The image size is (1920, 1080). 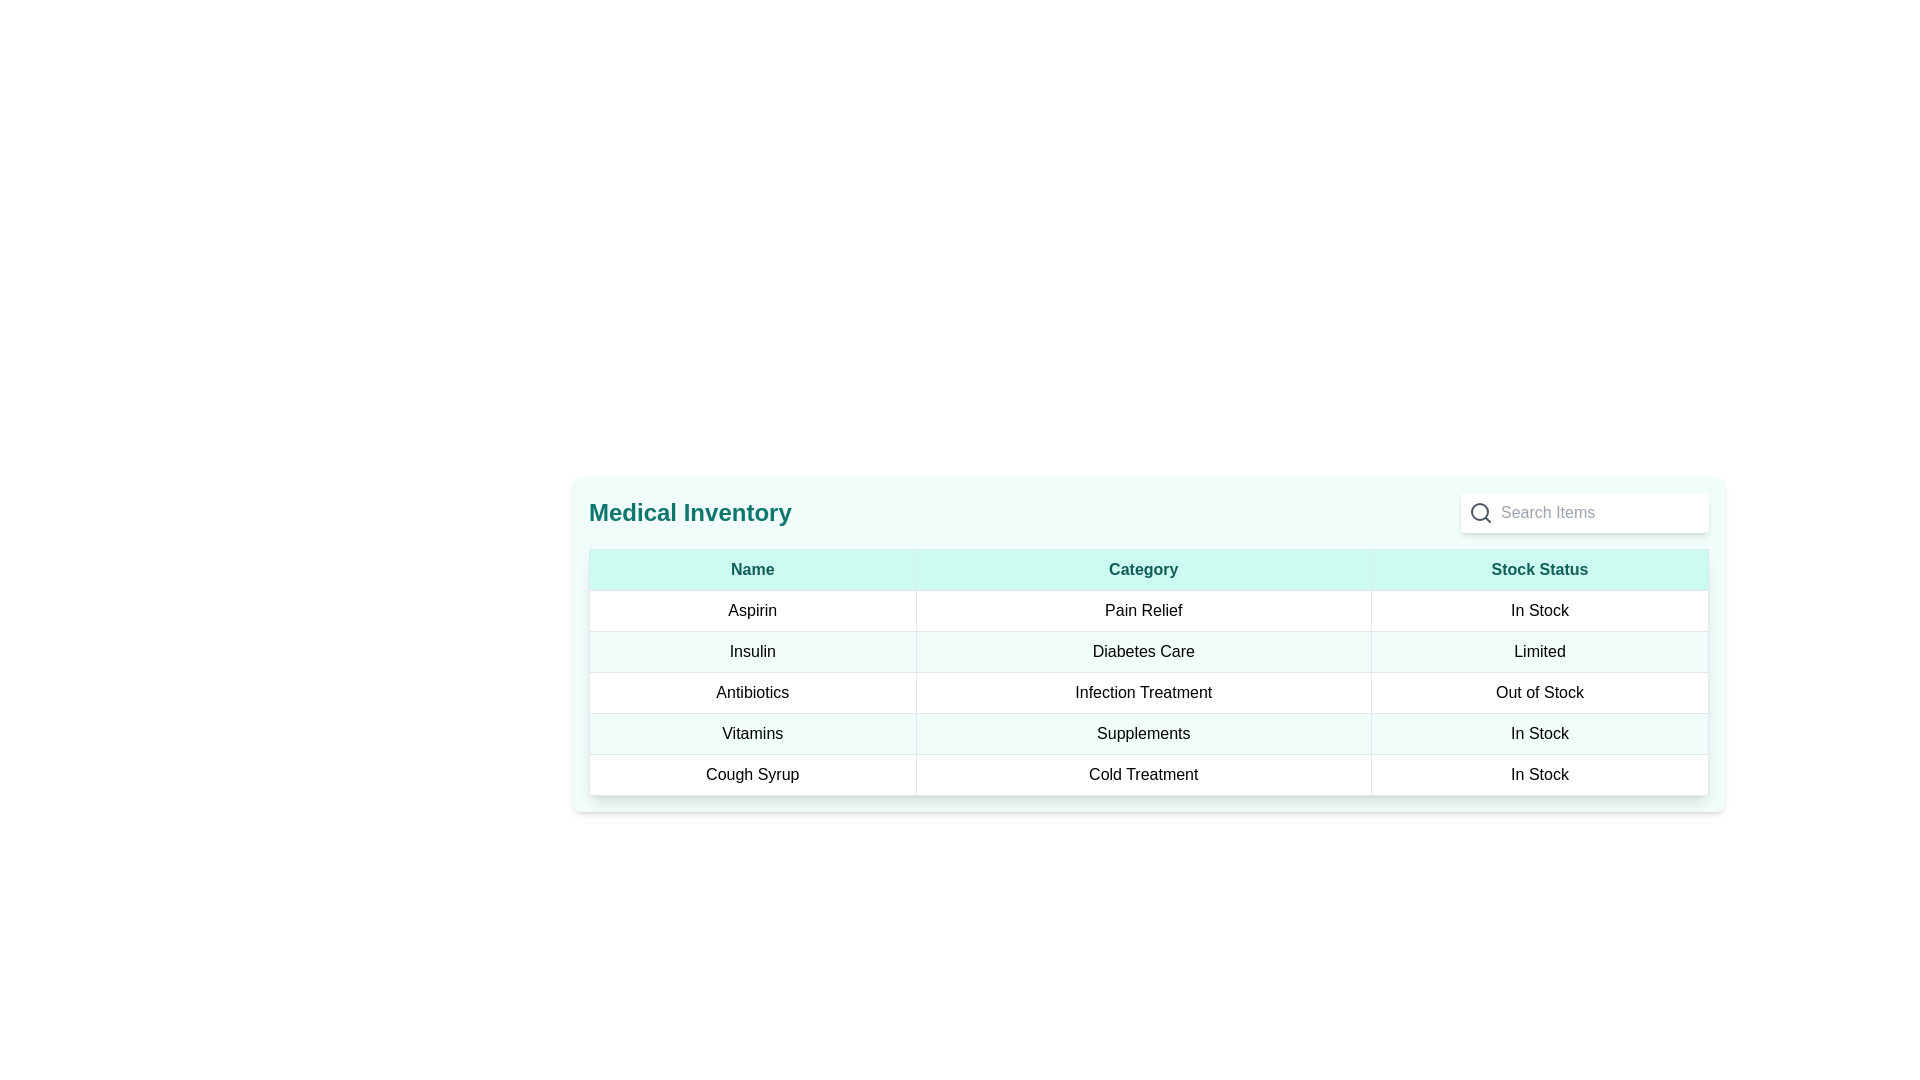 What do you see at coordinates (1539, 733) in the screenshot?
I see `the 'In Stock' text label in the 'Stock Status' column for the 'Vitamins' row, which displays the text in a bold typeface against a white background` at bounding box center [1539, 733].